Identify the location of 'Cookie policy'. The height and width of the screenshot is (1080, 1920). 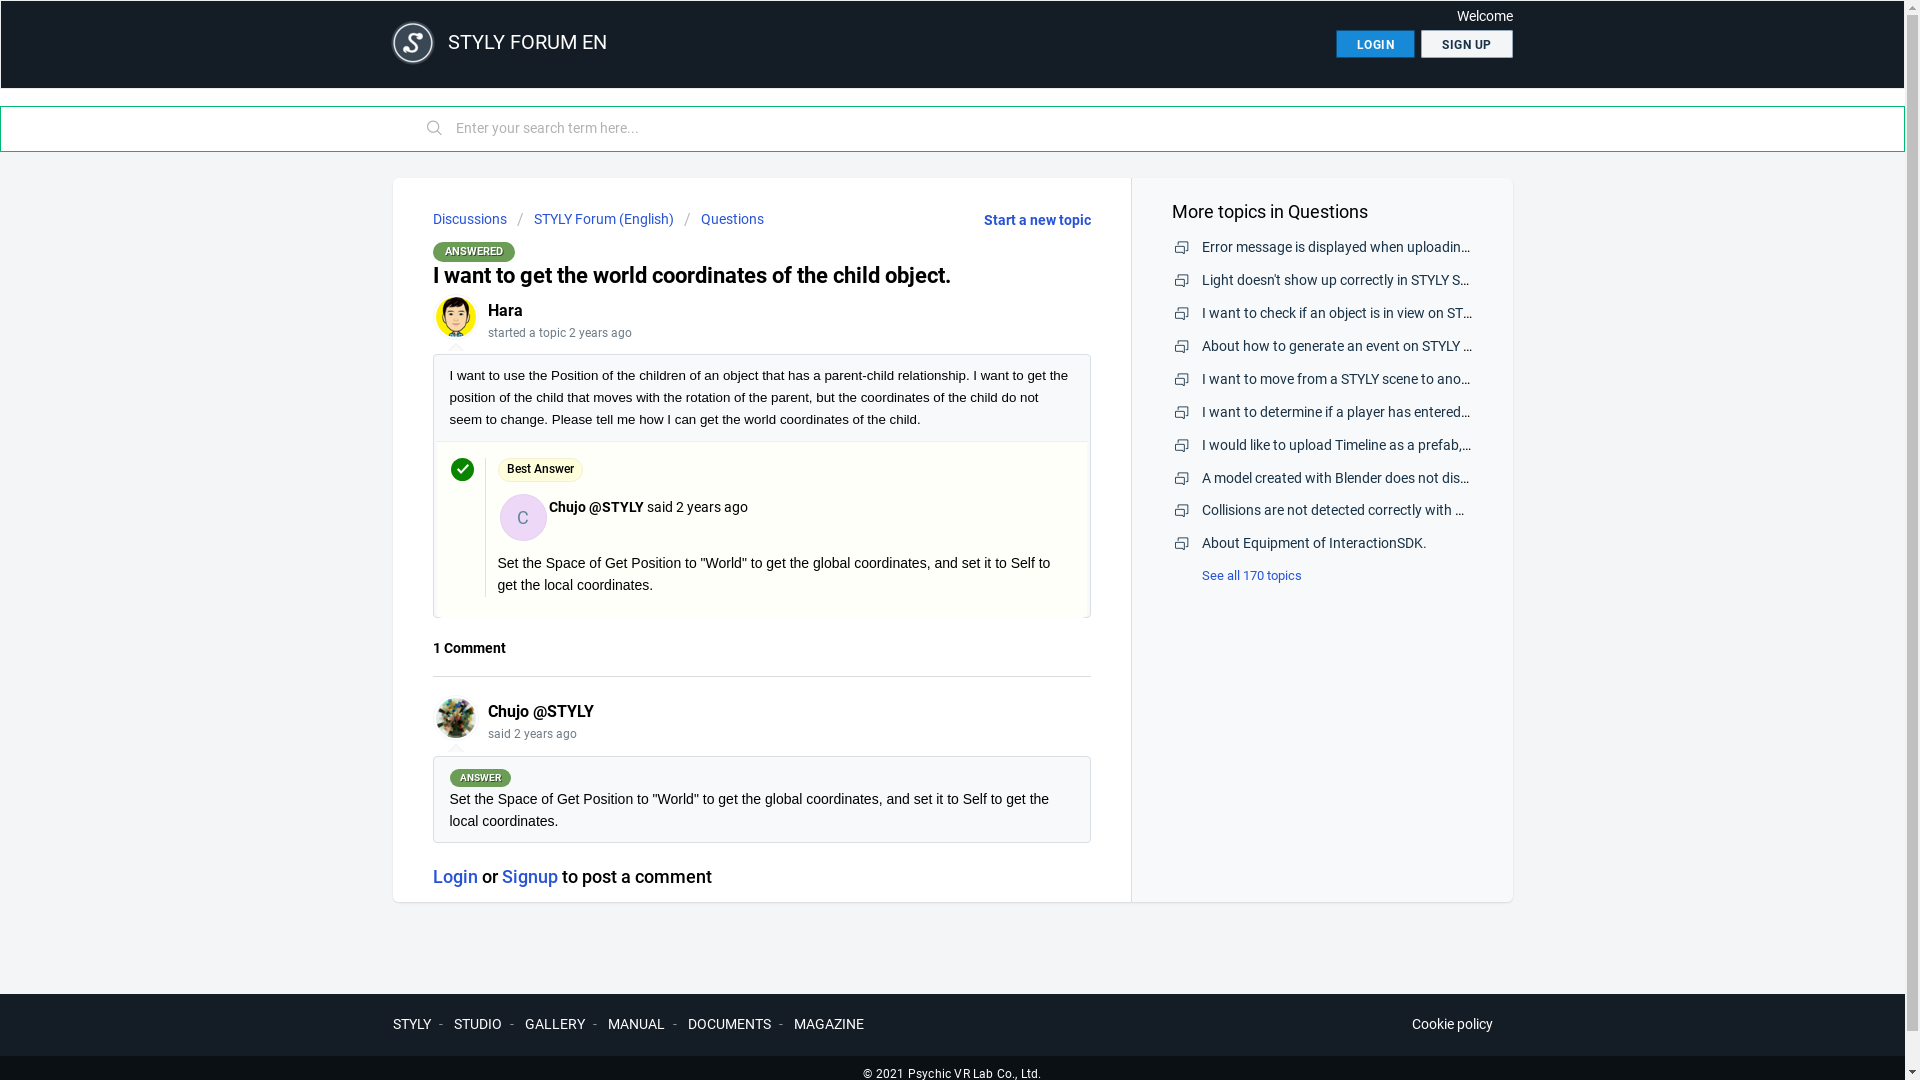
(1452, 1025).